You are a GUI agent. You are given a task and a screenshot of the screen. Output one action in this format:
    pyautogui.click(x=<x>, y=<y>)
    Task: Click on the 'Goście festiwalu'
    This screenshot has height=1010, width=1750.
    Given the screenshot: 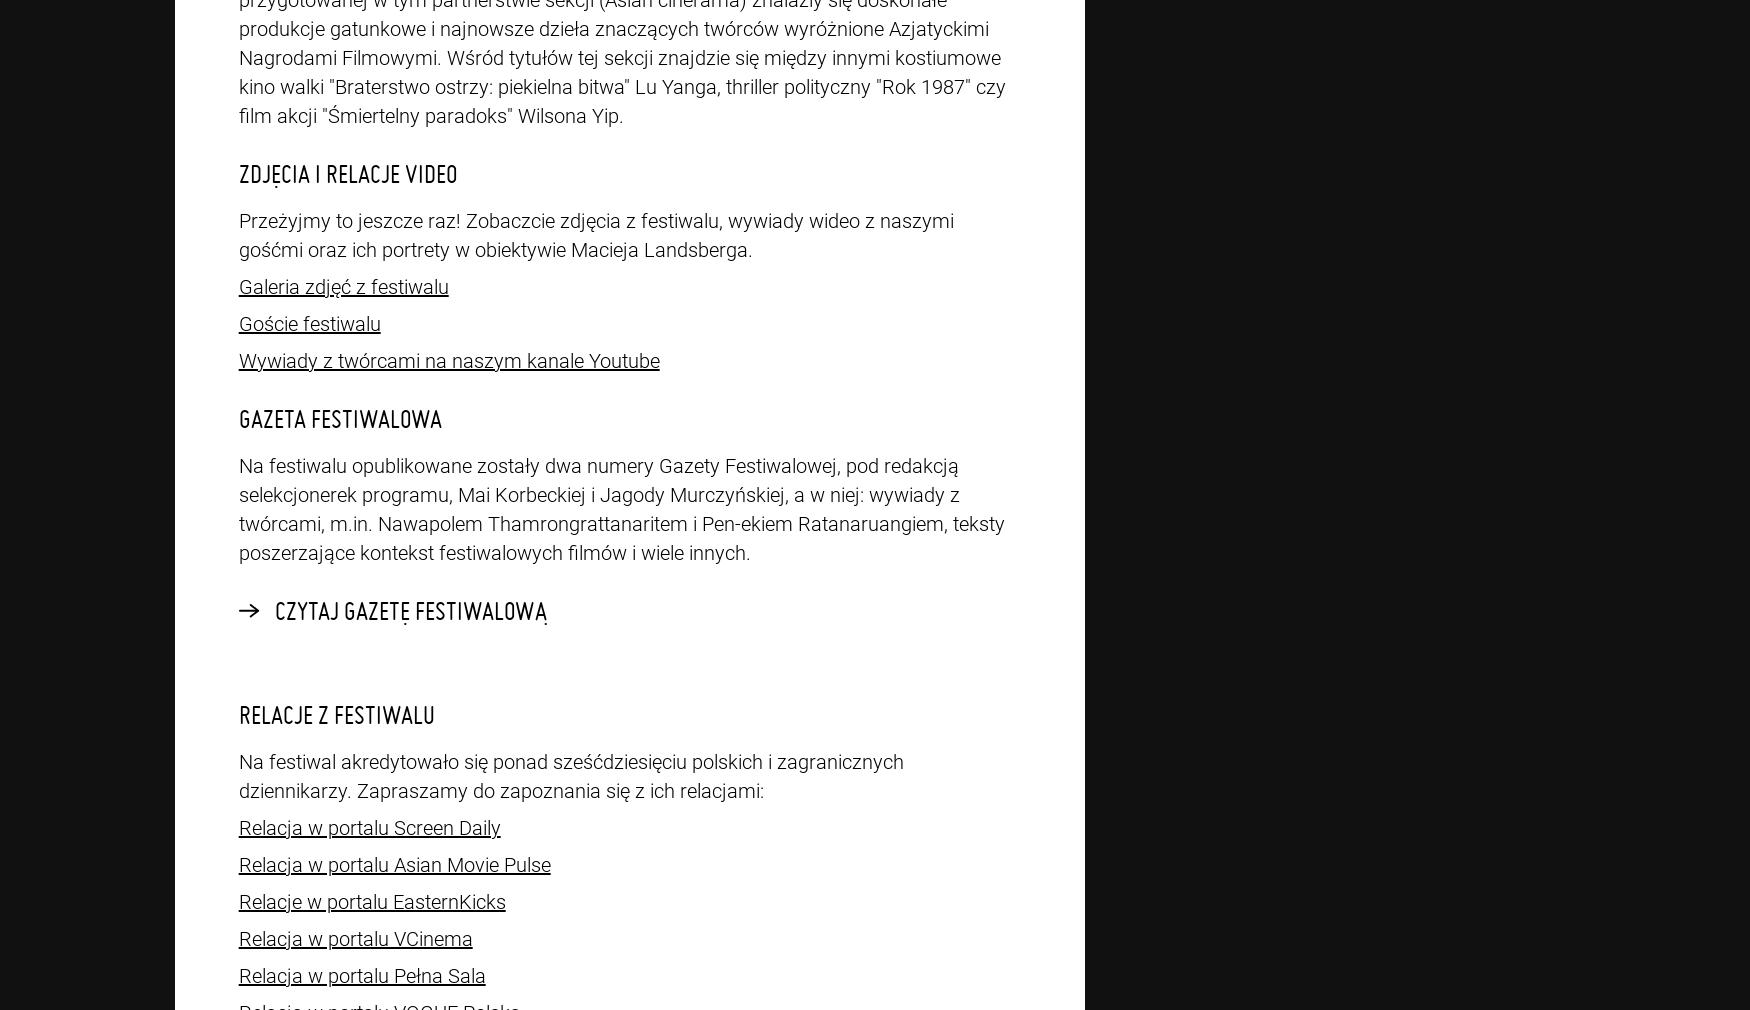 What is the action you would take?
    pyautogui.click(x=238, y=324)
    